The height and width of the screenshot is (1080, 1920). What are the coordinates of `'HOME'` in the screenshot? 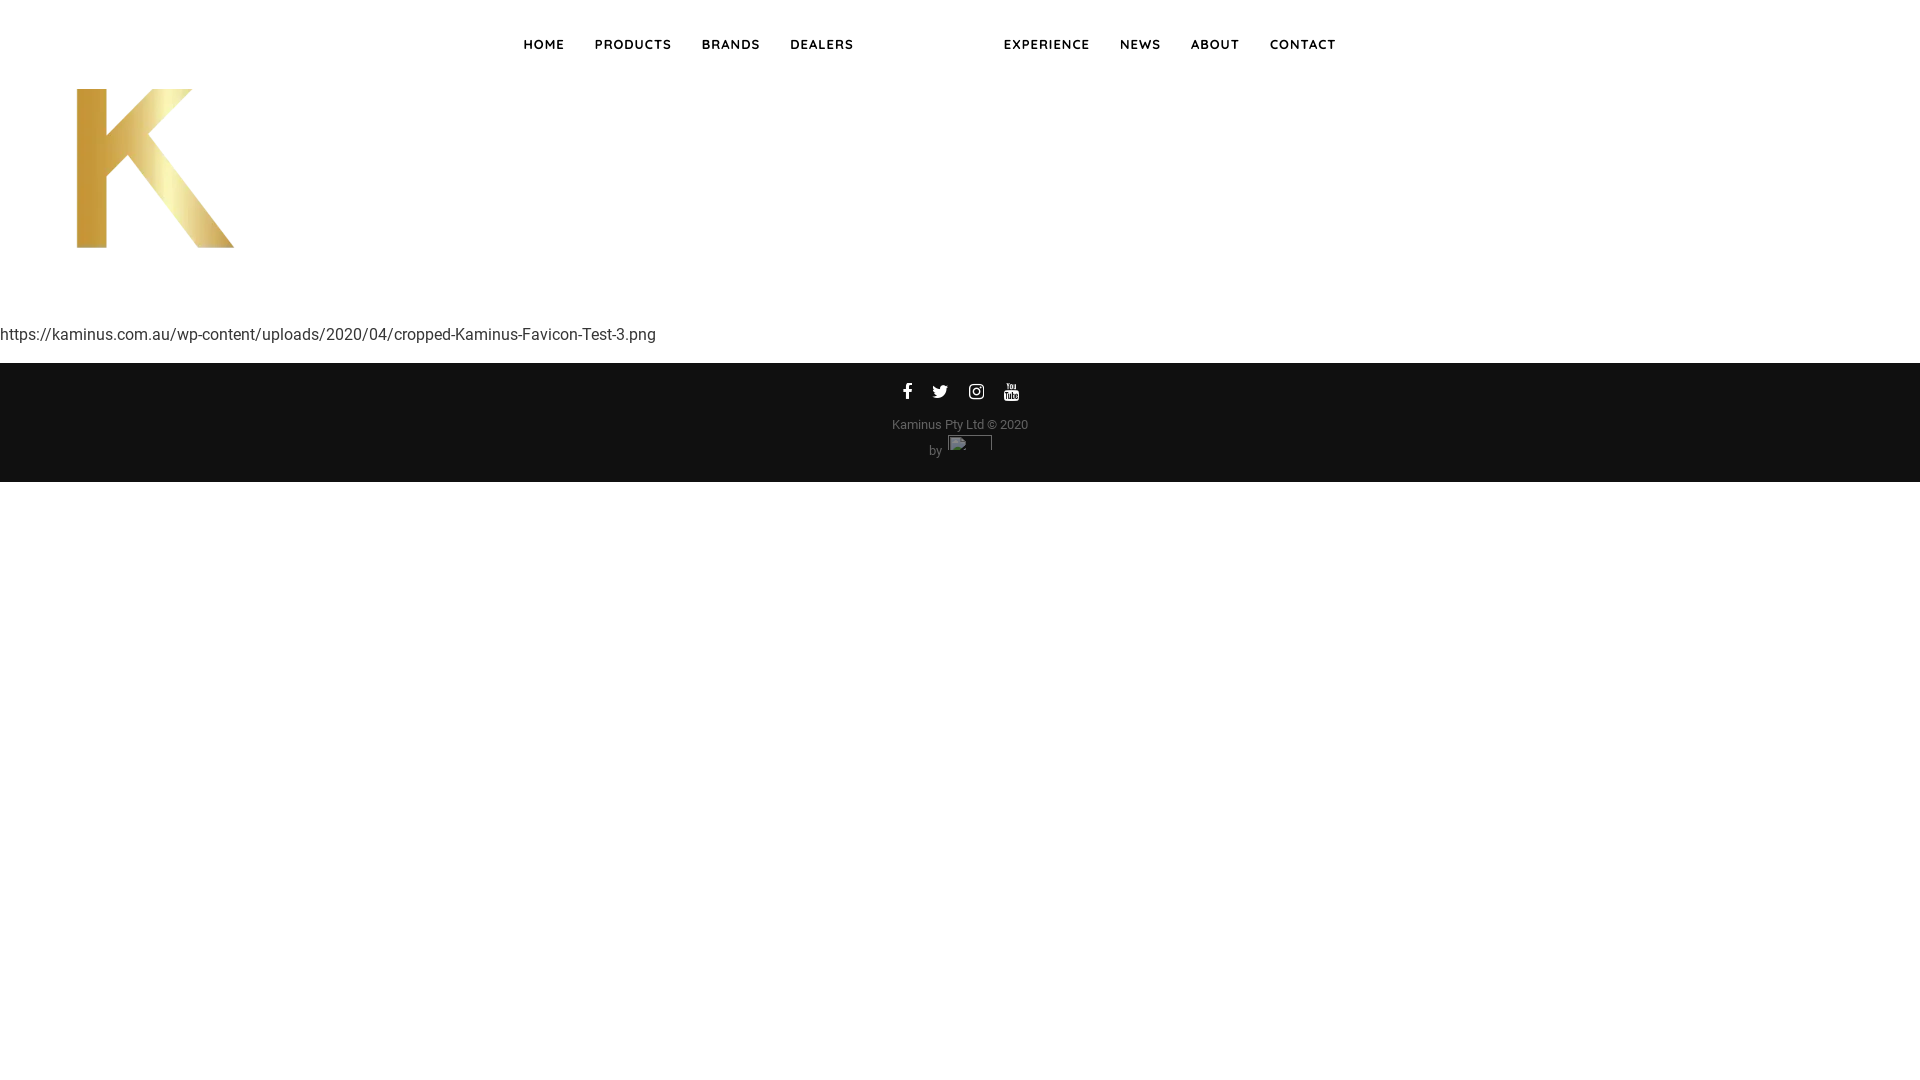 It's located at (508, 45).